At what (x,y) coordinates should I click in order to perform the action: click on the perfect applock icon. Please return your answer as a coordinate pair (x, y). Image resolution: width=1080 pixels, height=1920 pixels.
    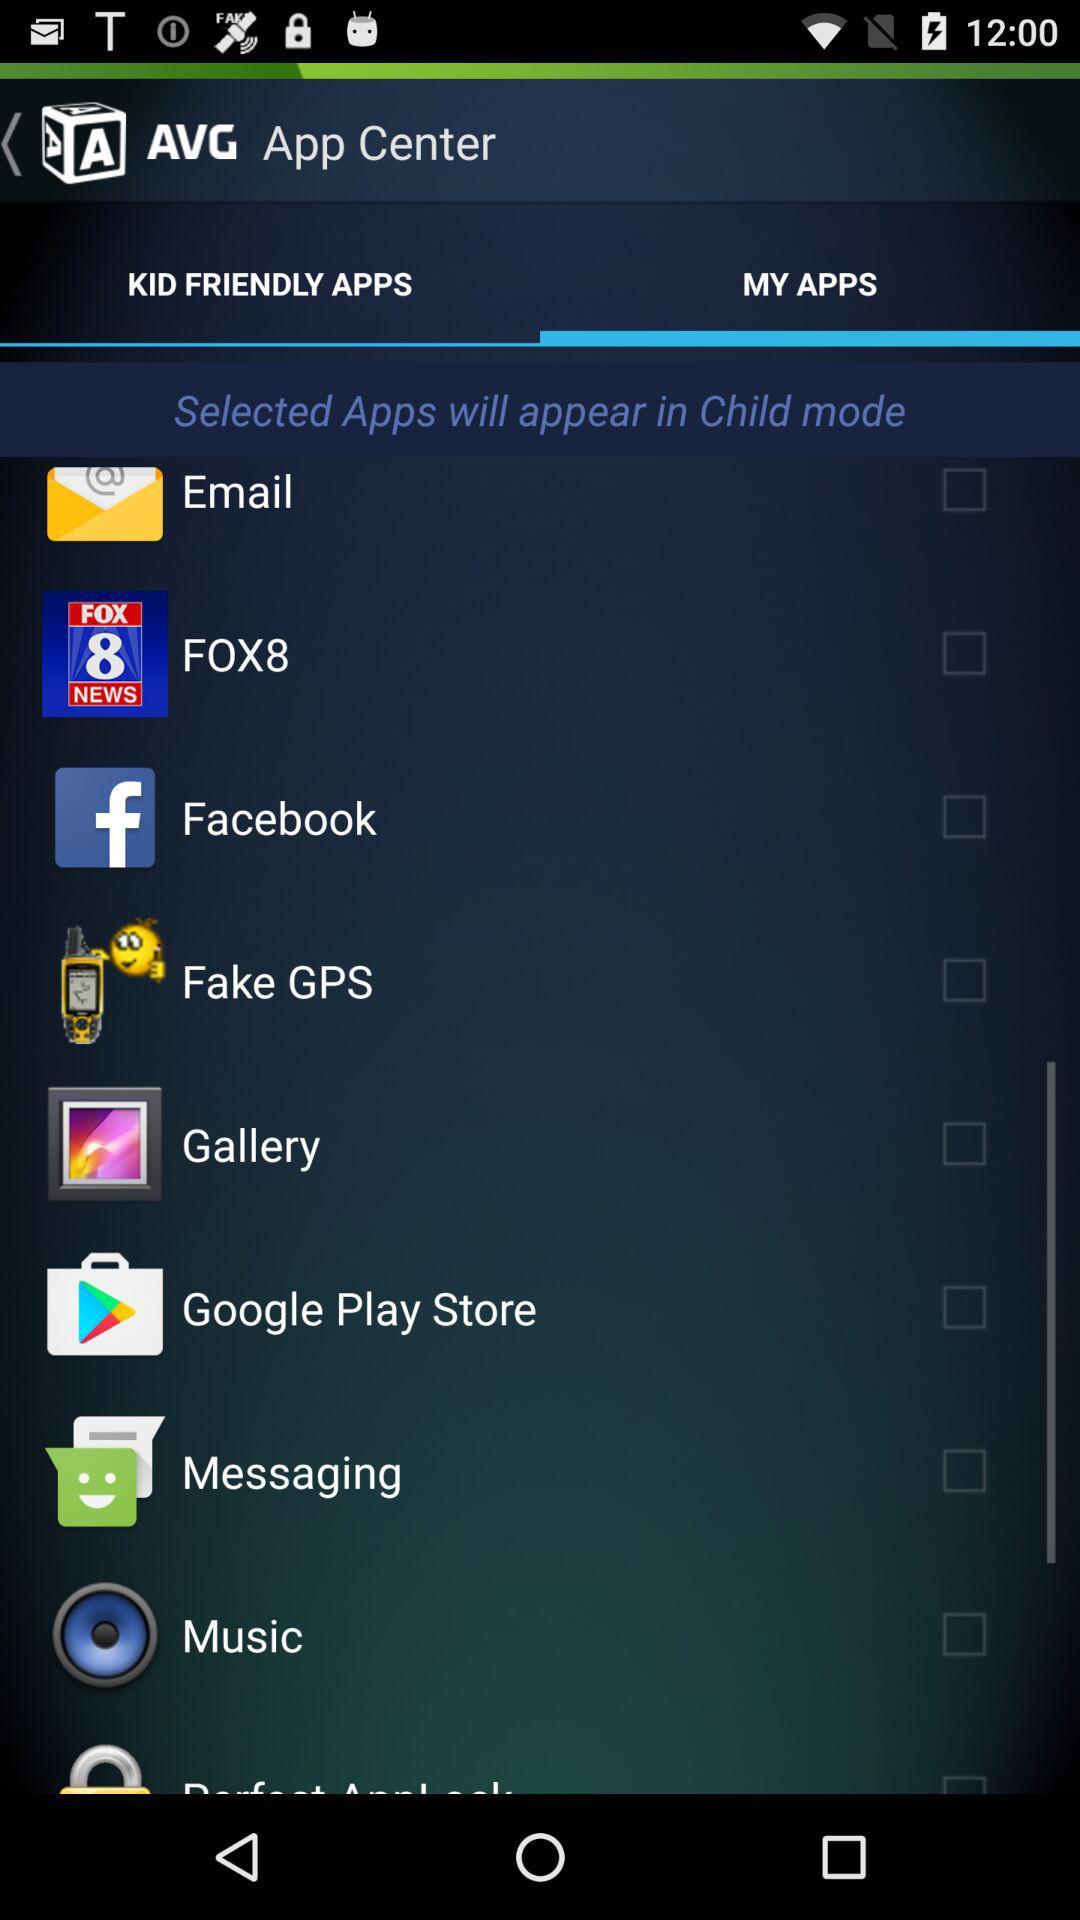
    Looking at the image, I should click on (346, 1780).